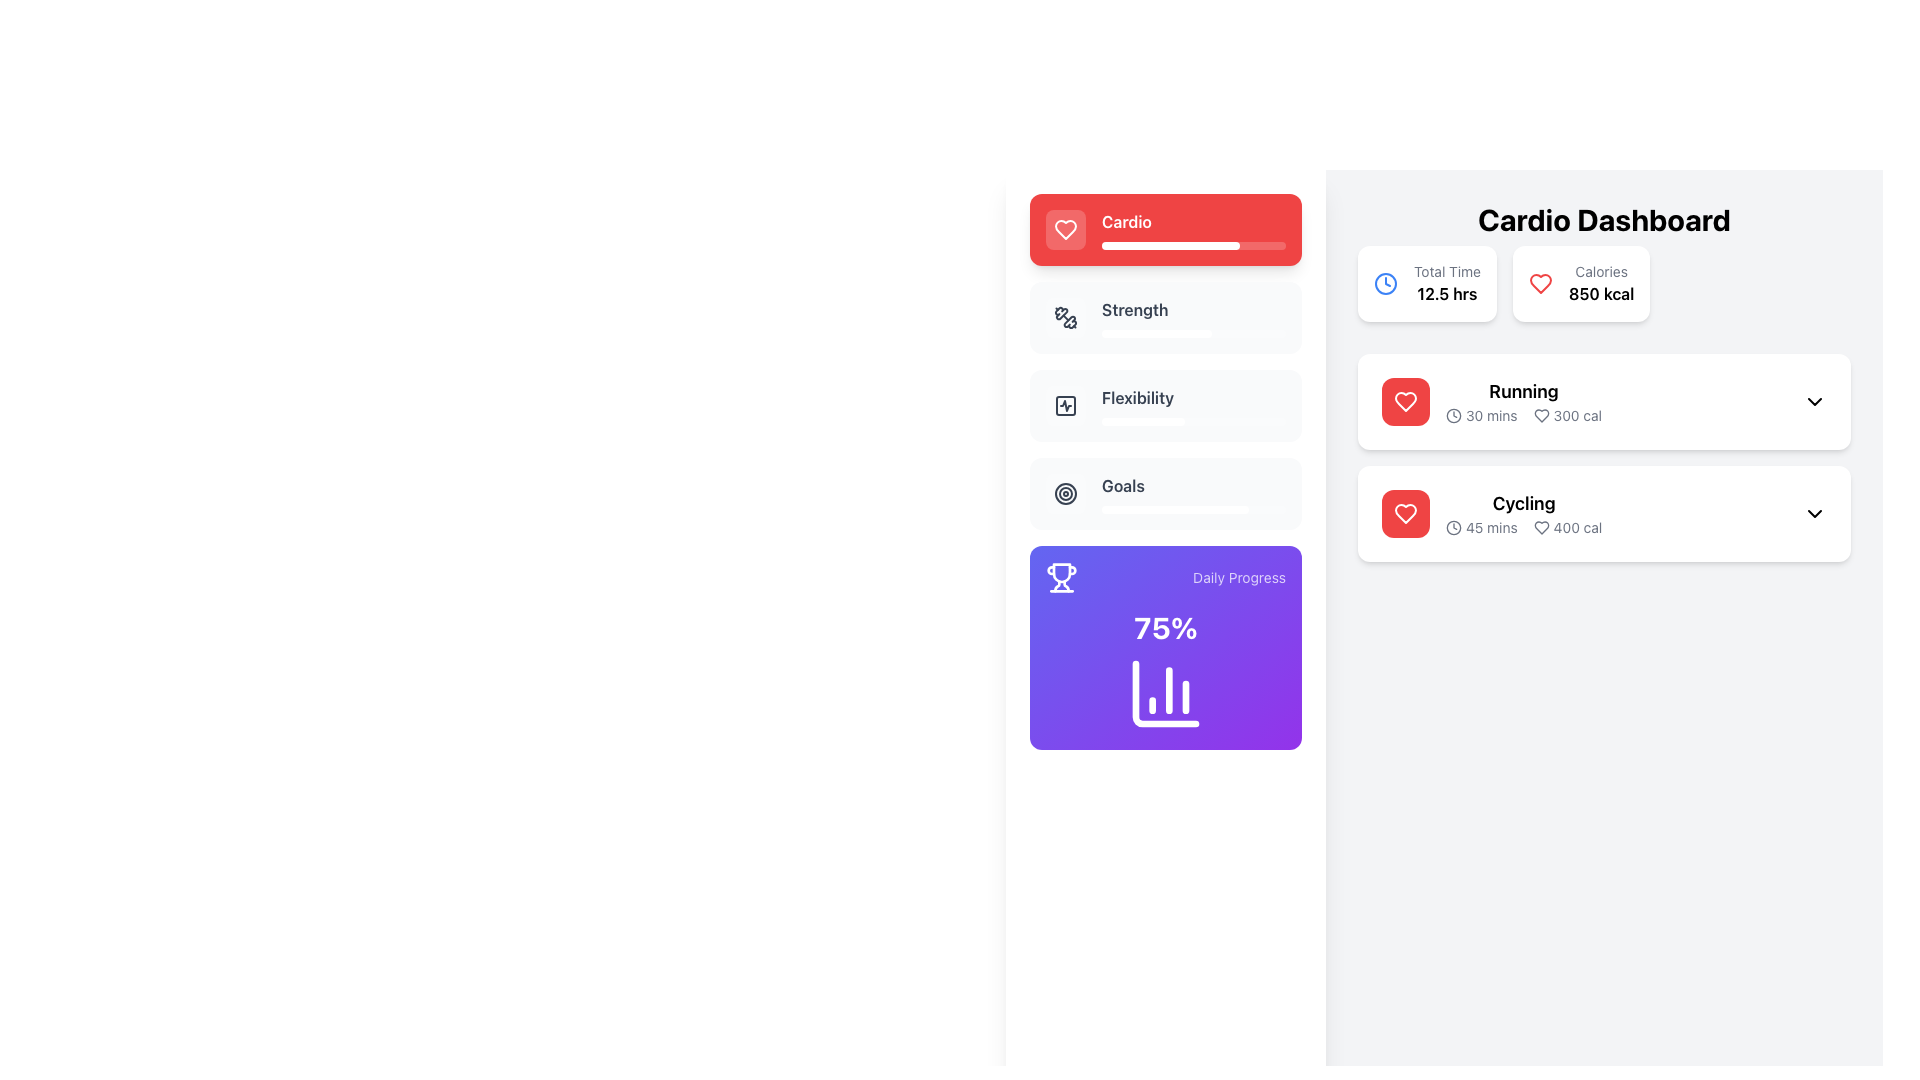 This screenshot has height=1080, width=1920. I want to click on details of the Informative card which features a white background, a red heart icon, bold black text 'Running', and additional text '30 mins' and '300 cal'. This card is the first in the 'Cardio Dashboard' section, so click(1604, 401).